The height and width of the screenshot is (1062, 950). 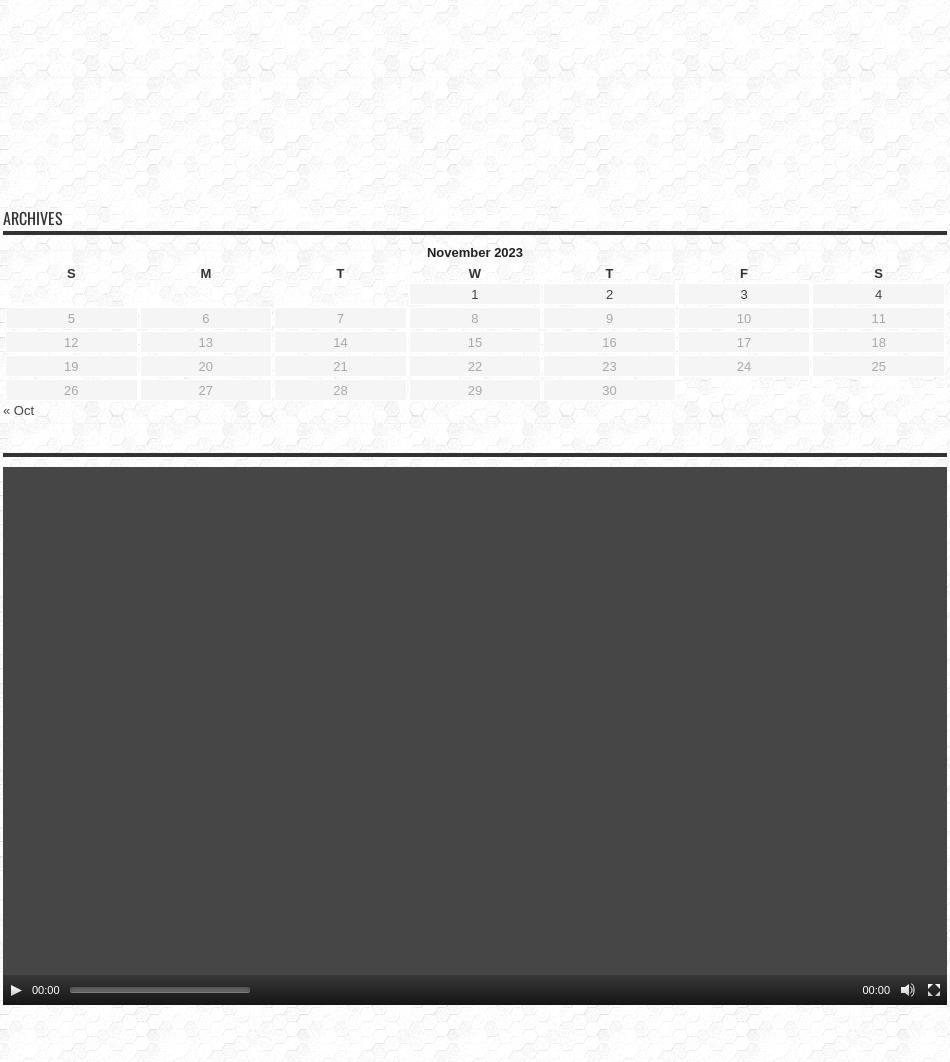 I want to click on '19', so click(x=64, y=333).